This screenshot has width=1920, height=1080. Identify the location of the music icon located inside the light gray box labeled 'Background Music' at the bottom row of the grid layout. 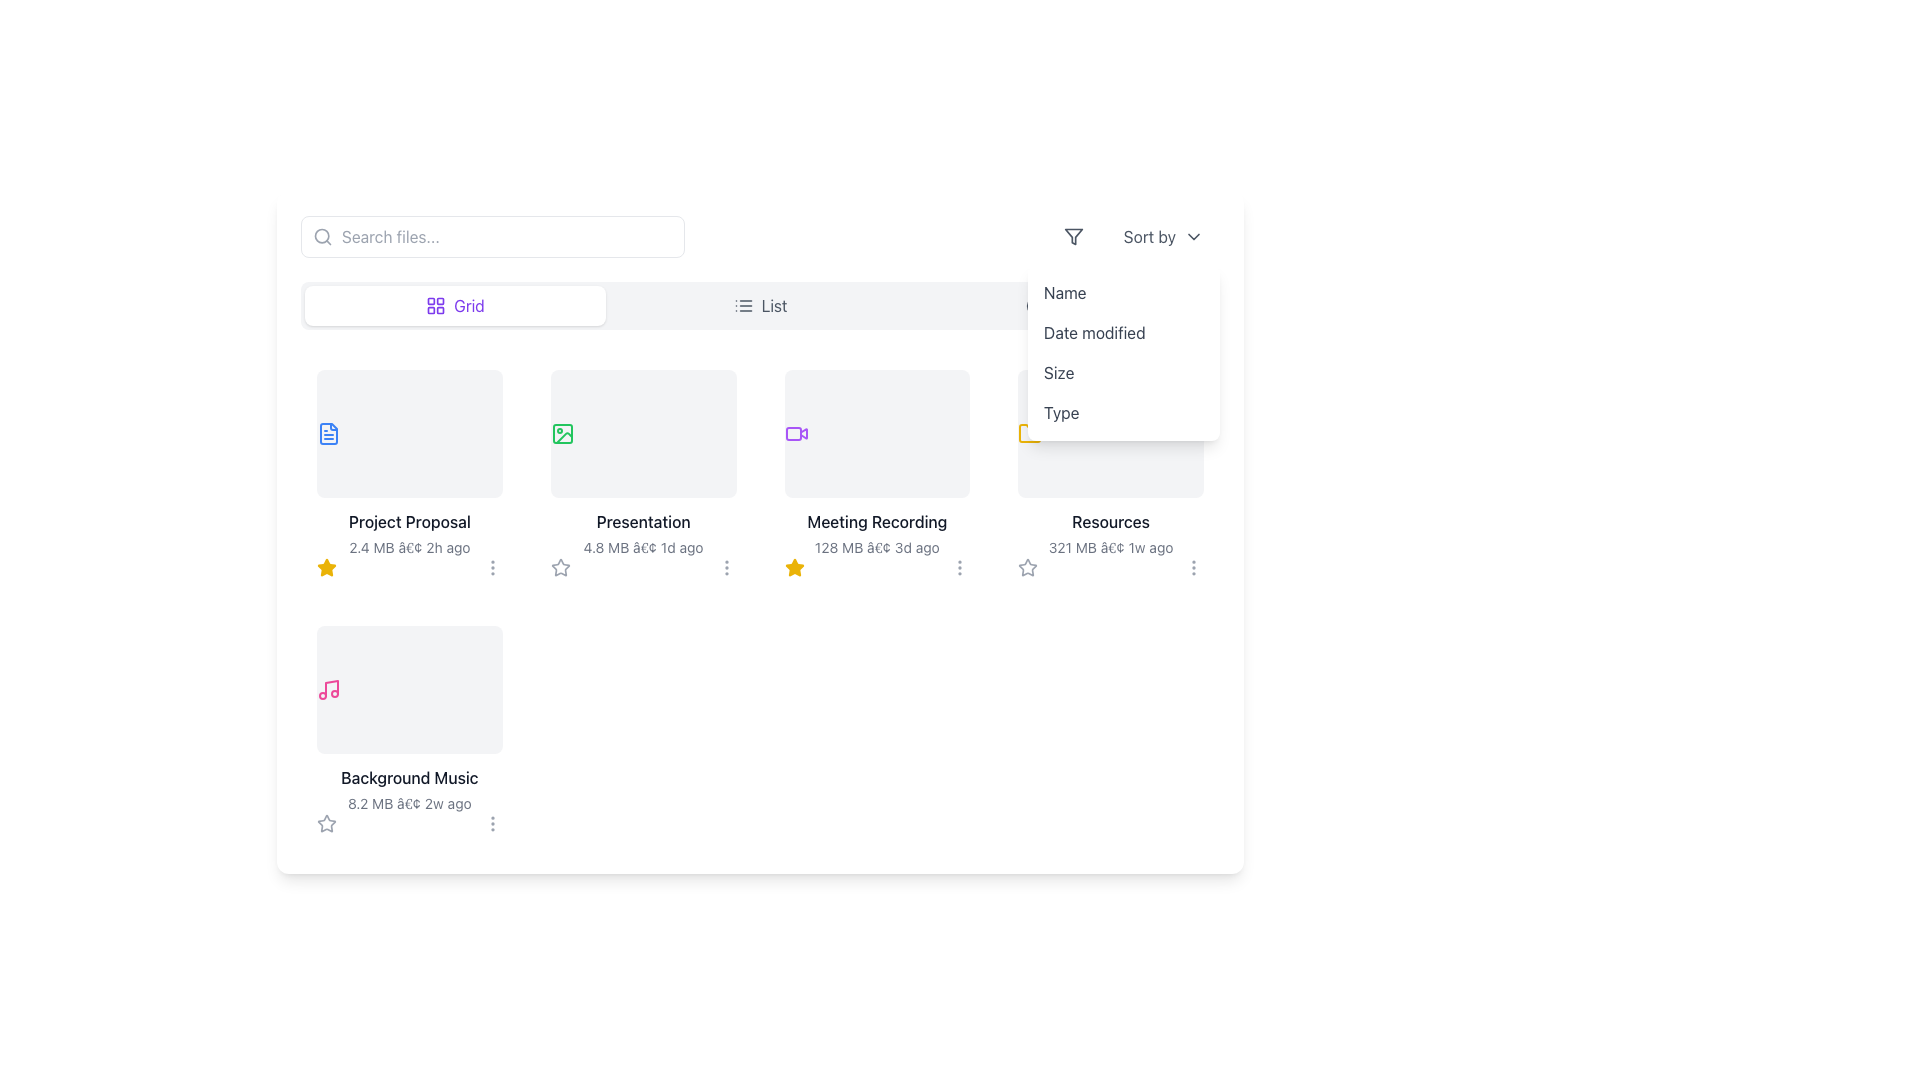
(329, 689).